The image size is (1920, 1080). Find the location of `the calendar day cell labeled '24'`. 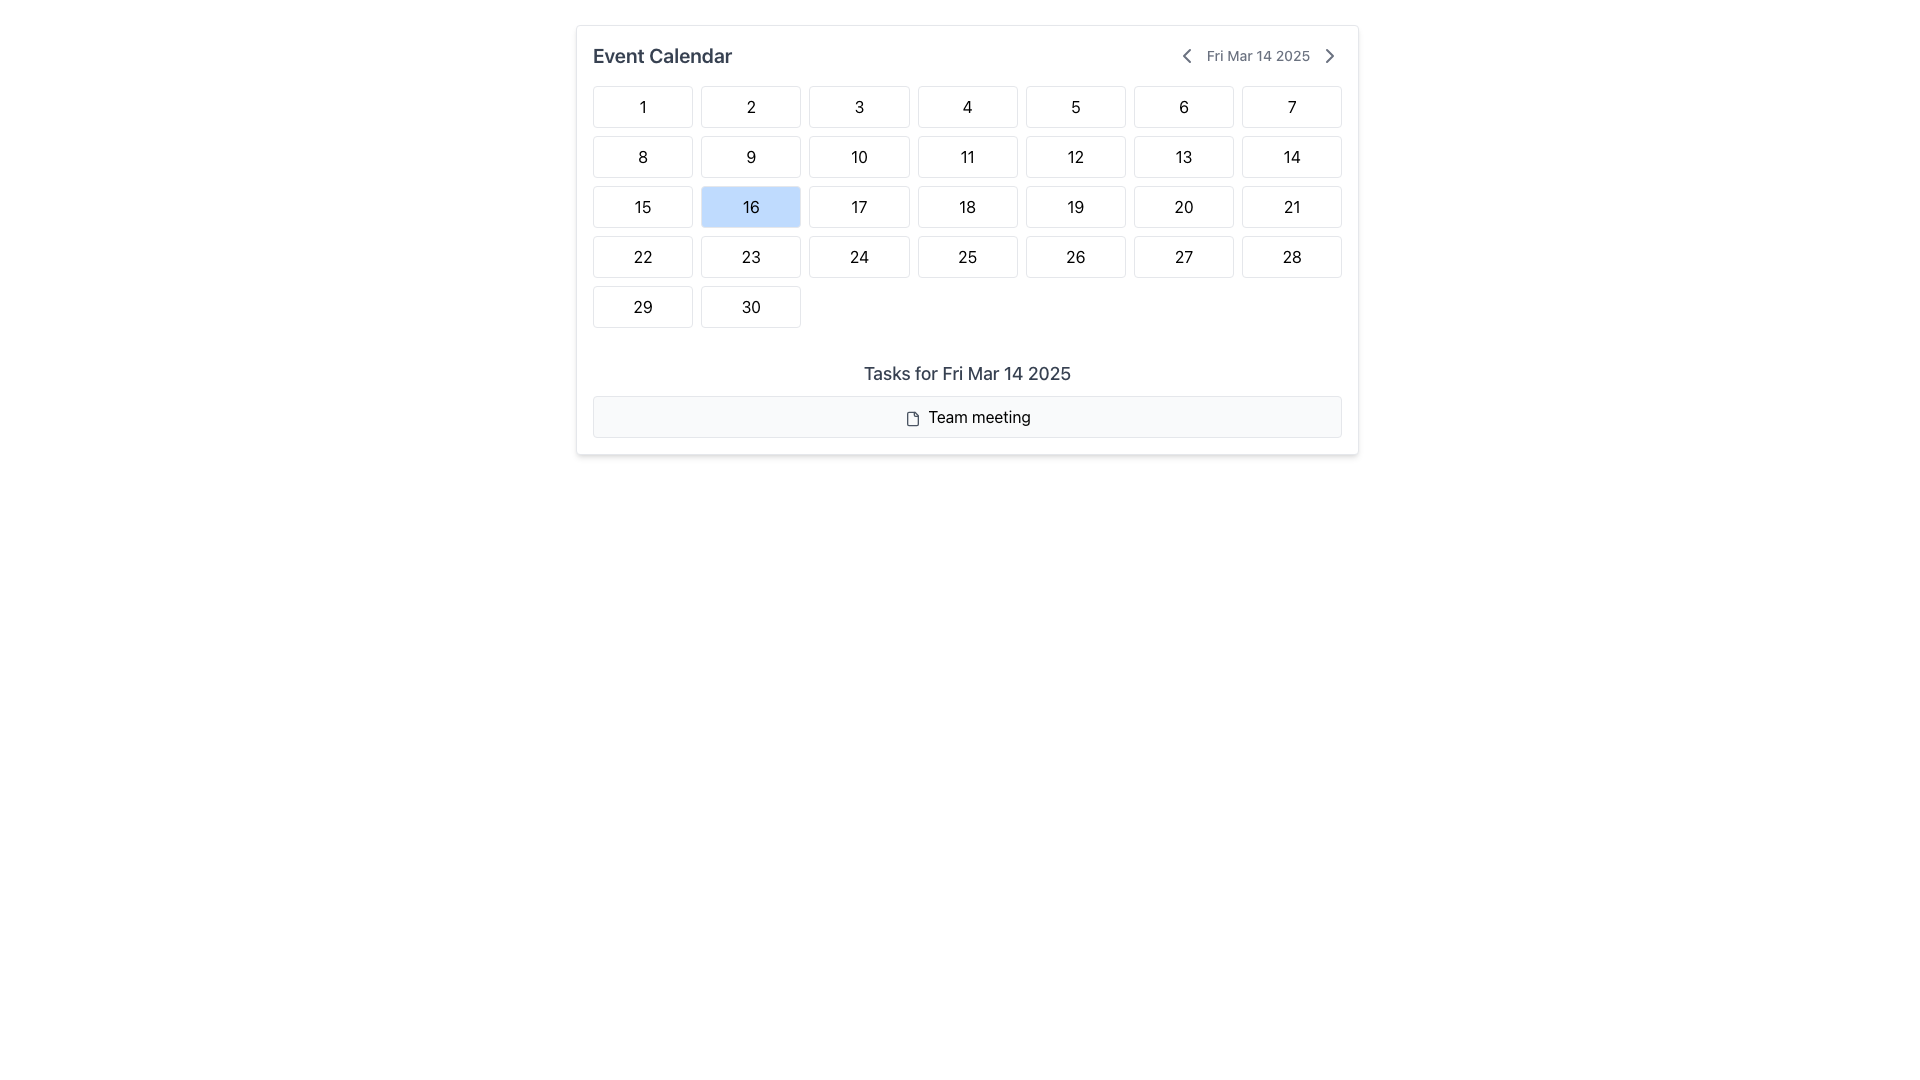

the calendar day cell labeled '24' is located at coordinates (859, 256).